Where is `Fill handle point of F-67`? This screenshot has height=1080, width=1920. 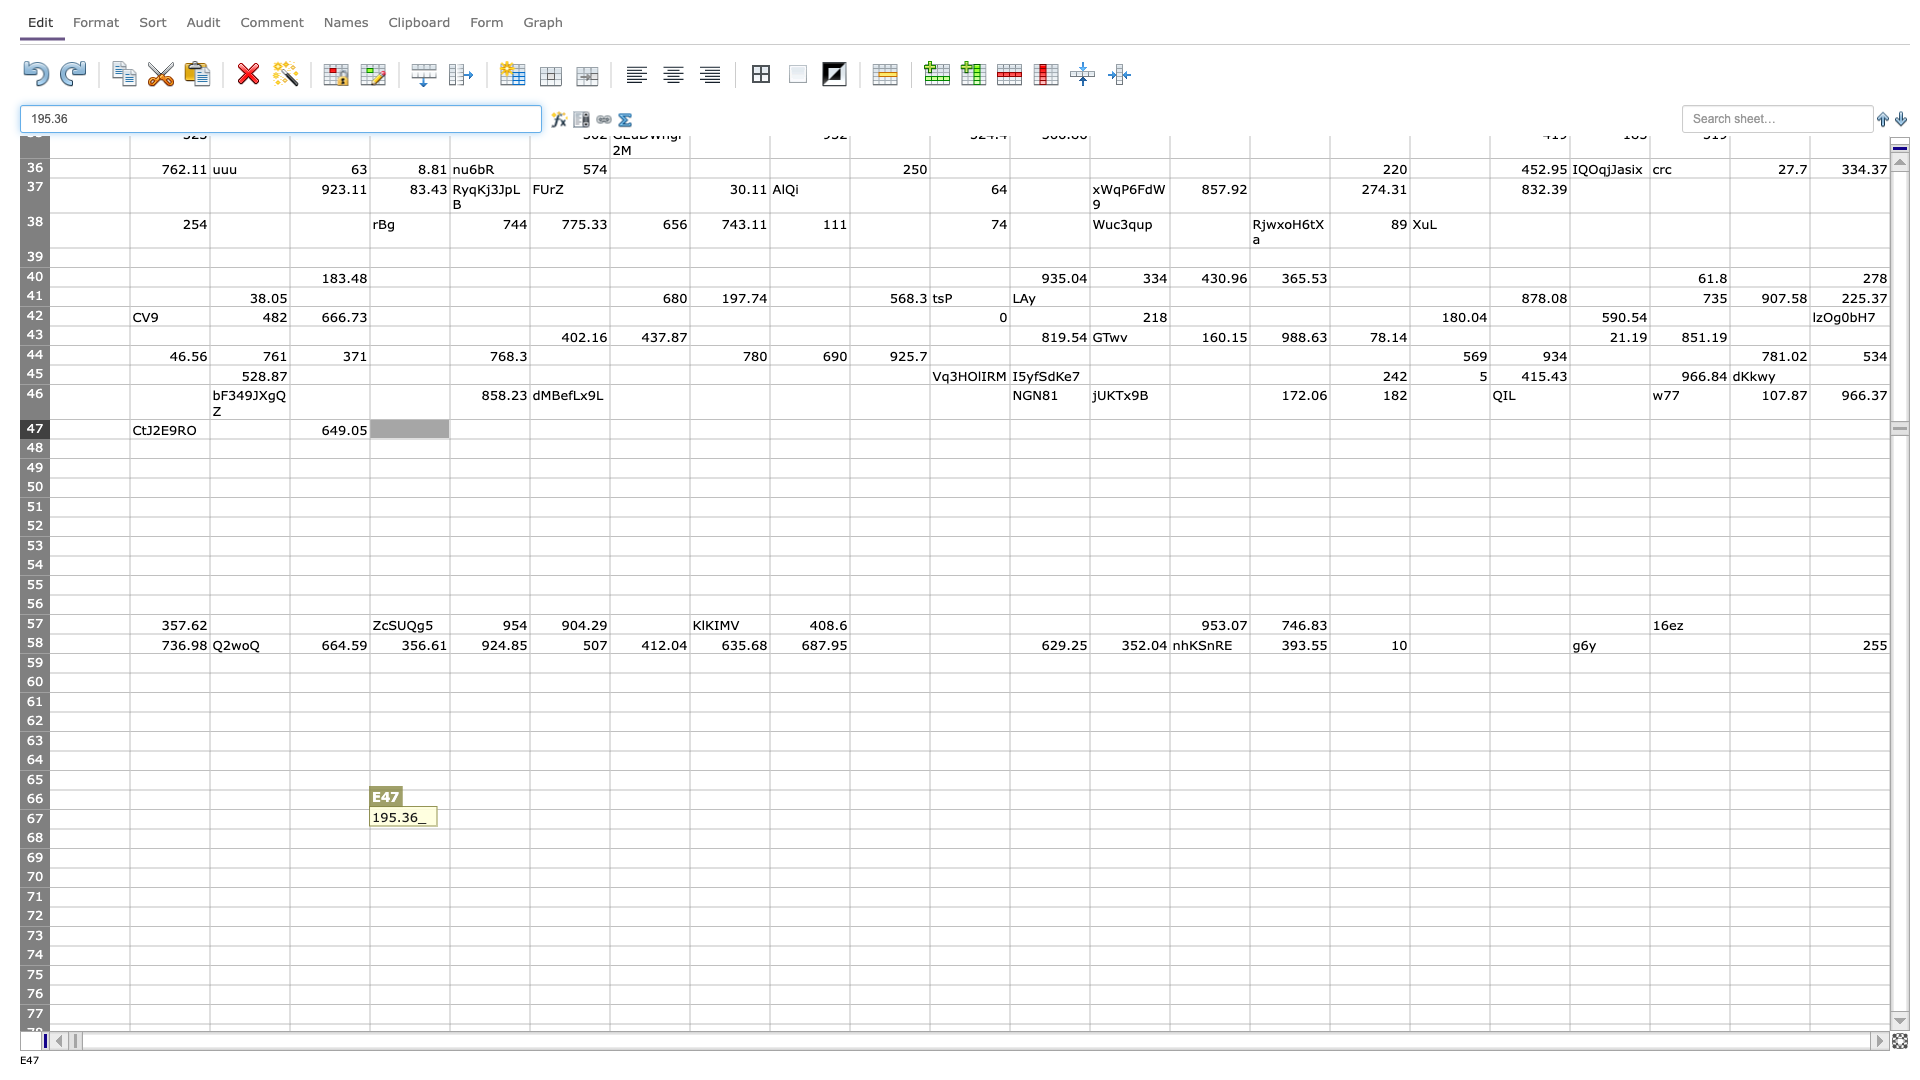
Fill handle point of F-67 is located at coordinates (529, 829).